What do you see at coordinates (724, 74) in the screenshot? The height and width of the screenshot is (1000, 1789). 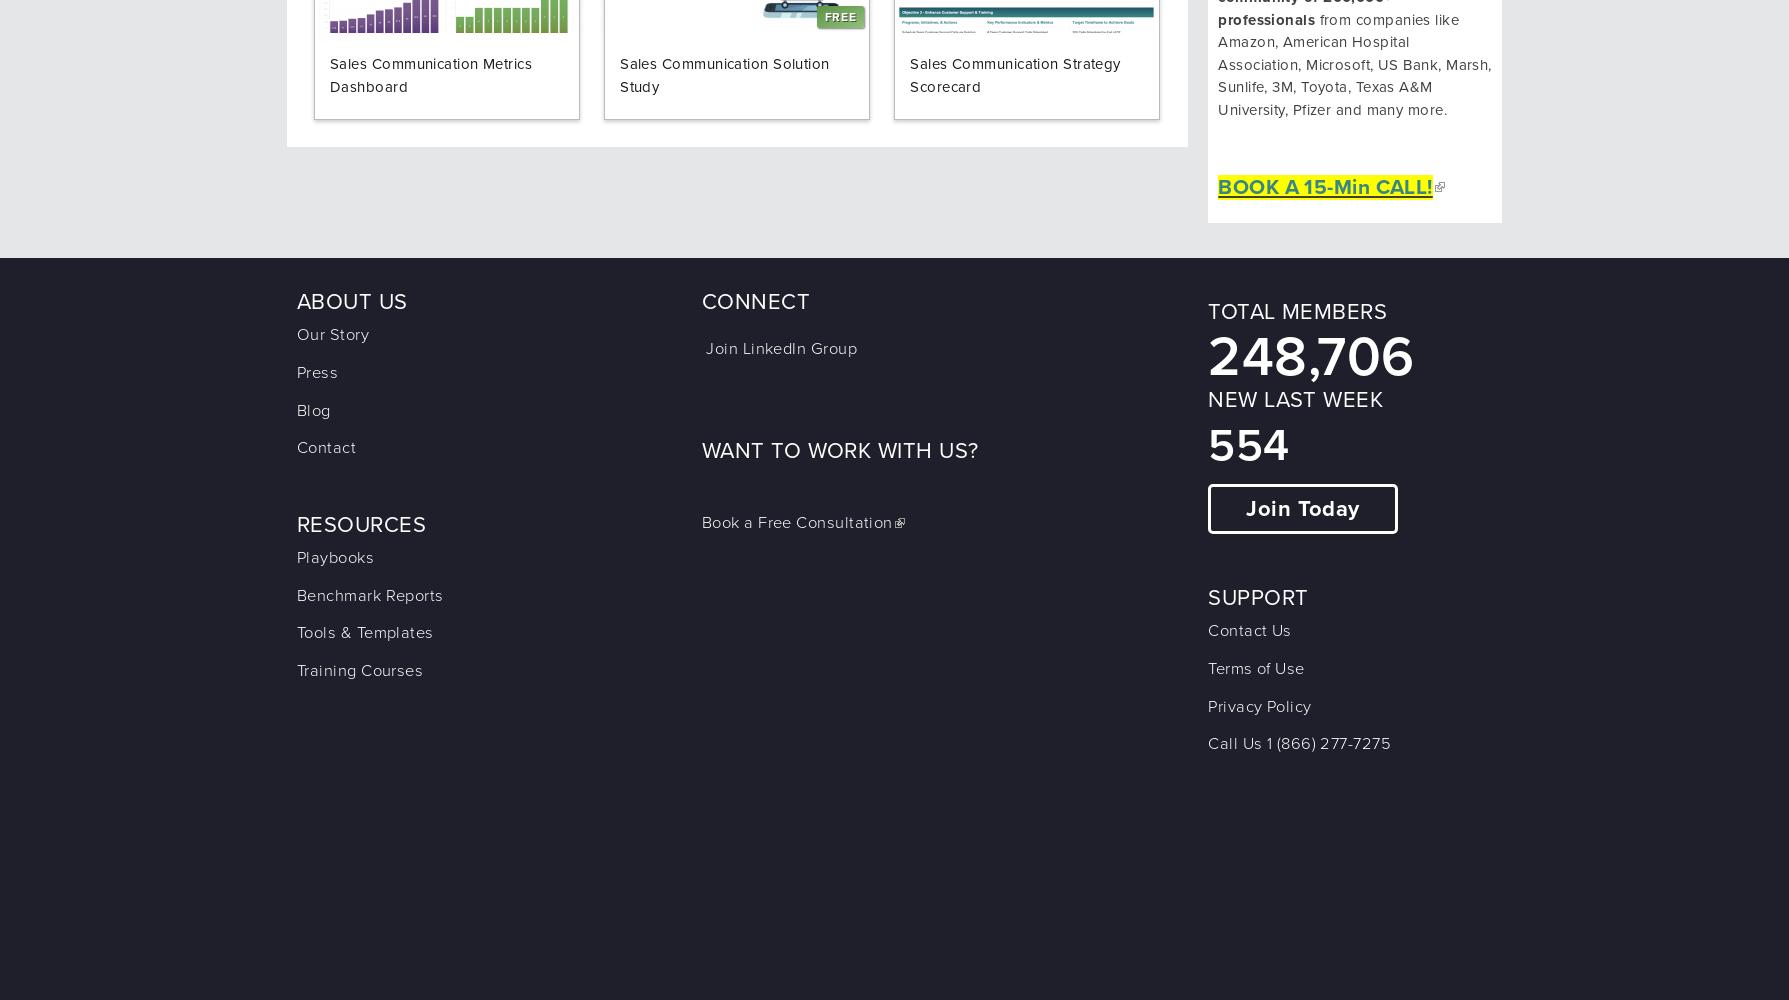 I see `'Sales Communication Solution Study'` at bounding box center [724, 74].